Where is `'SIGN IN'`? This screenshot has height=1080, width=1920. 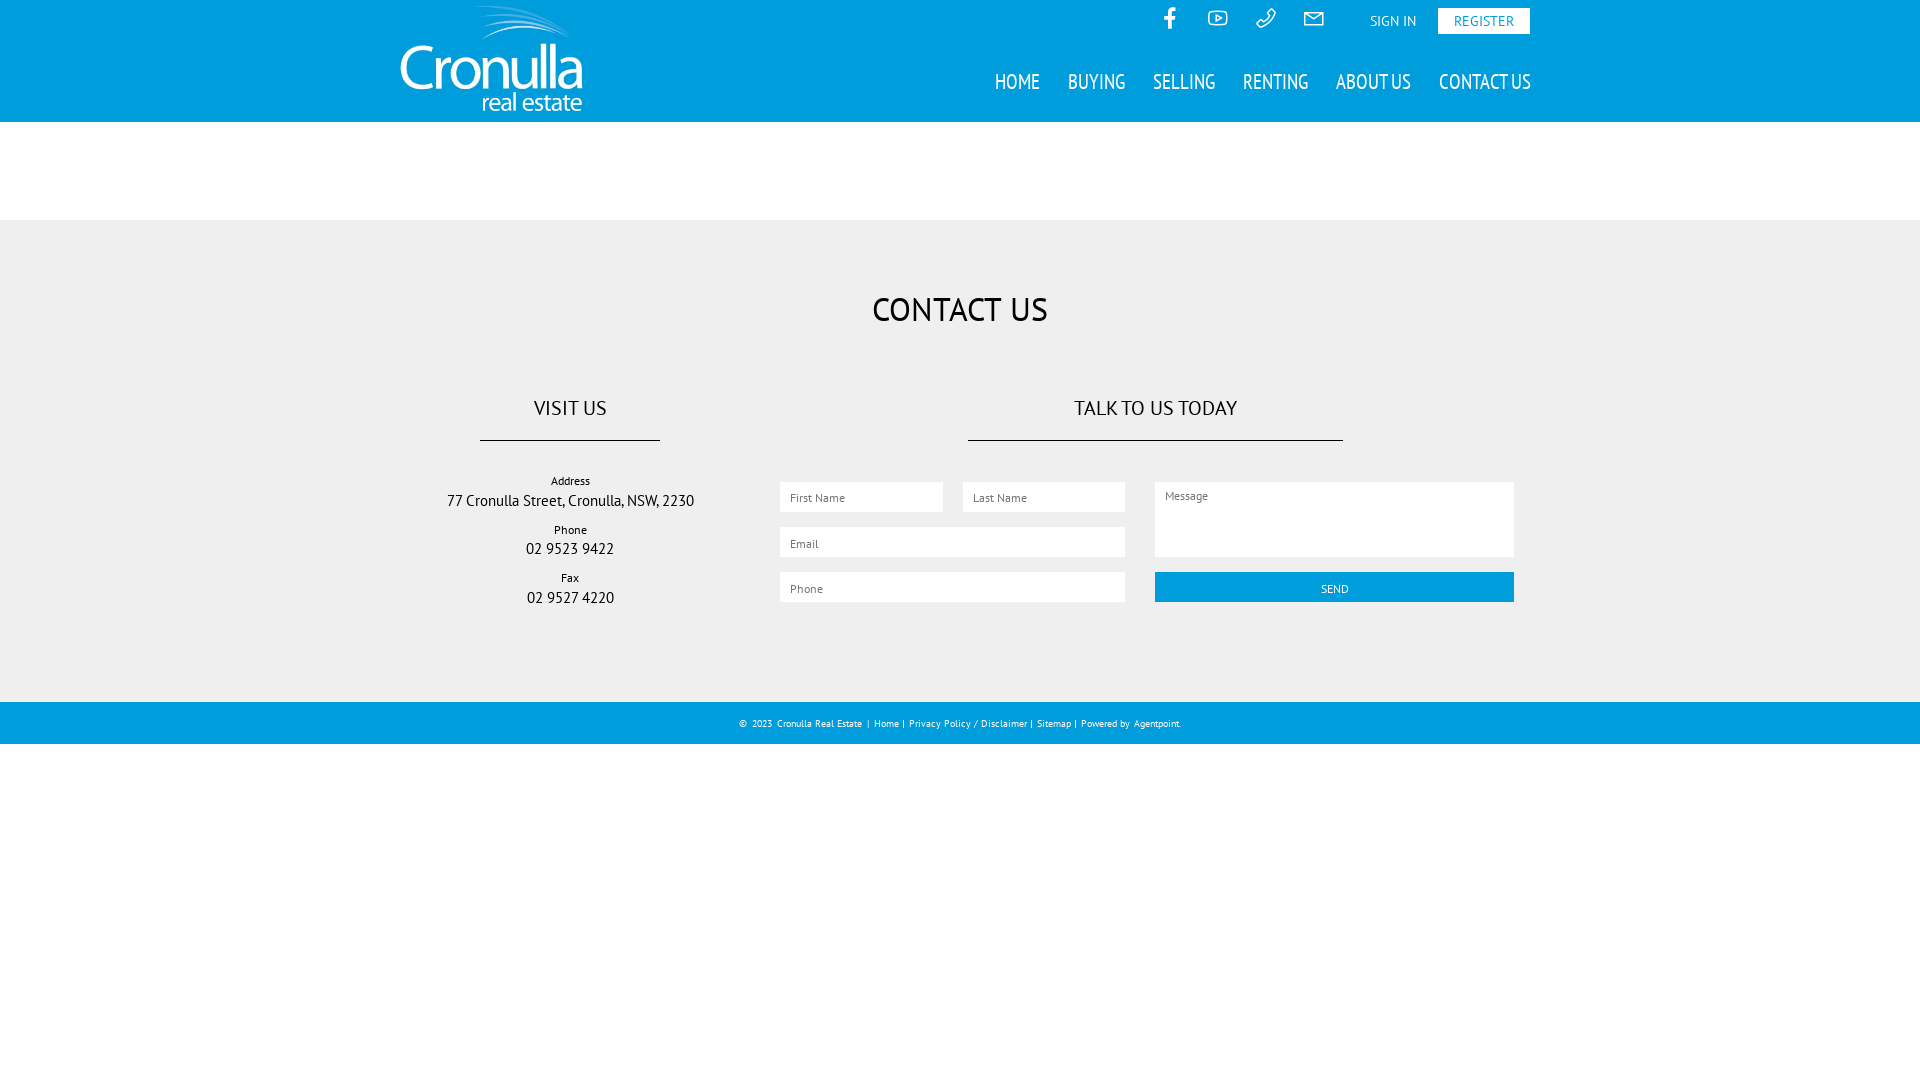
'SIGN IN' is located at coordinates (1358, 20).